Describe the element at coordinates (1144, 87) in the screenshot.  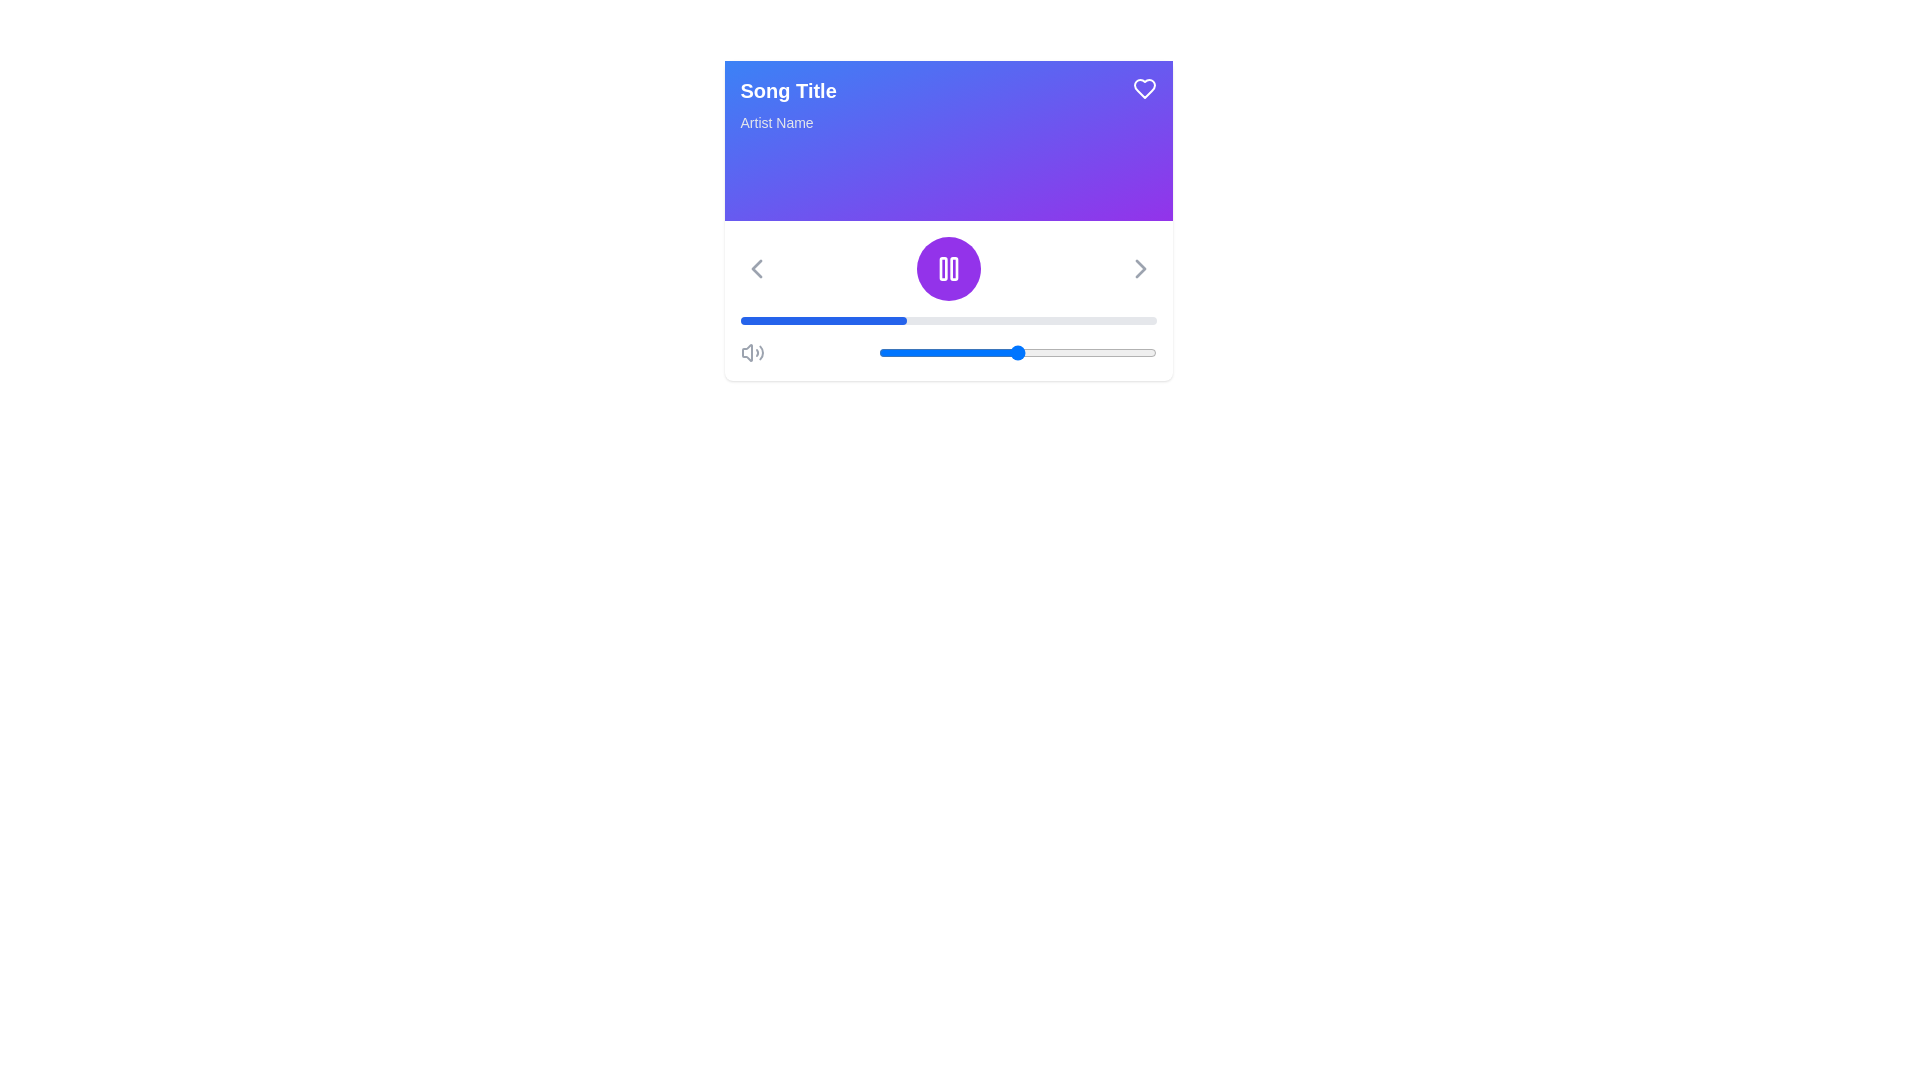
I see `the interactive button located at the top-right corner of the interface` at that location.